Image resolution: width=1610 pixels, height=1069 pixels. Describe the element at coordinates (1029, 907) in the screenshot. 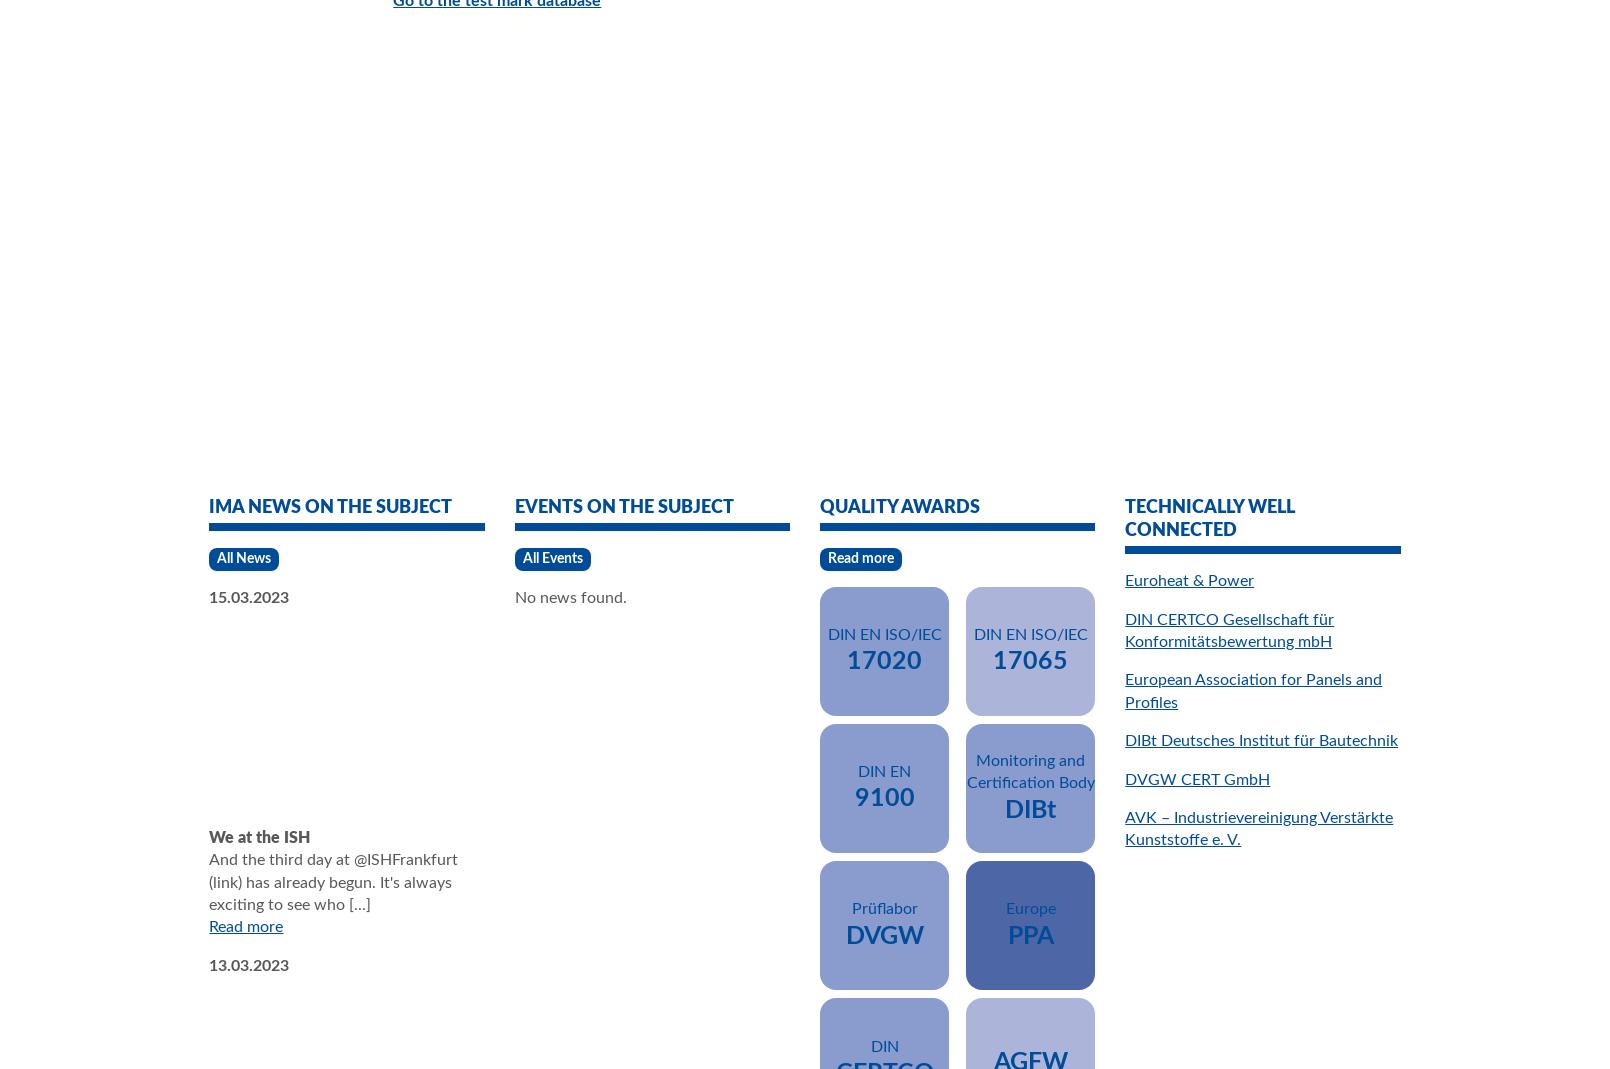

I see `'Europe'` at that location.